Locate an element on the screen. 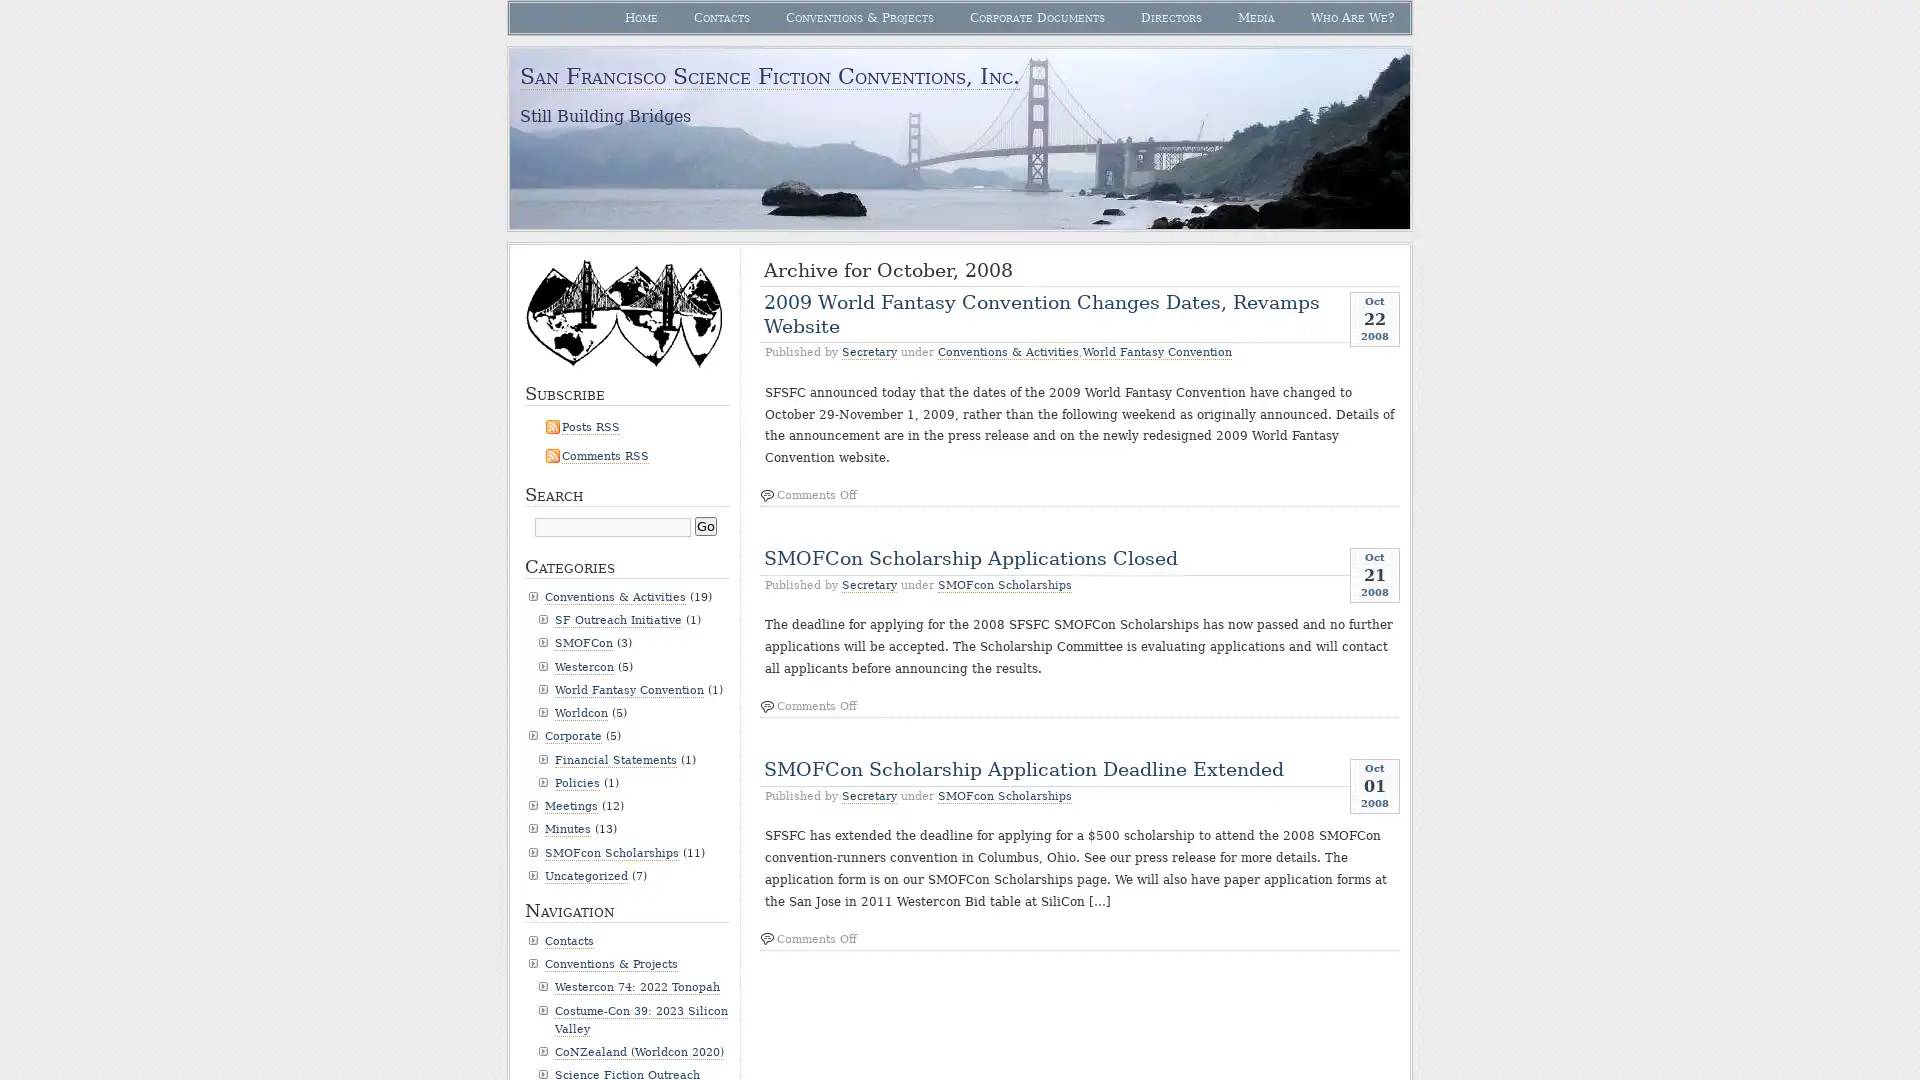  Go is located at coordinates (705, 524).